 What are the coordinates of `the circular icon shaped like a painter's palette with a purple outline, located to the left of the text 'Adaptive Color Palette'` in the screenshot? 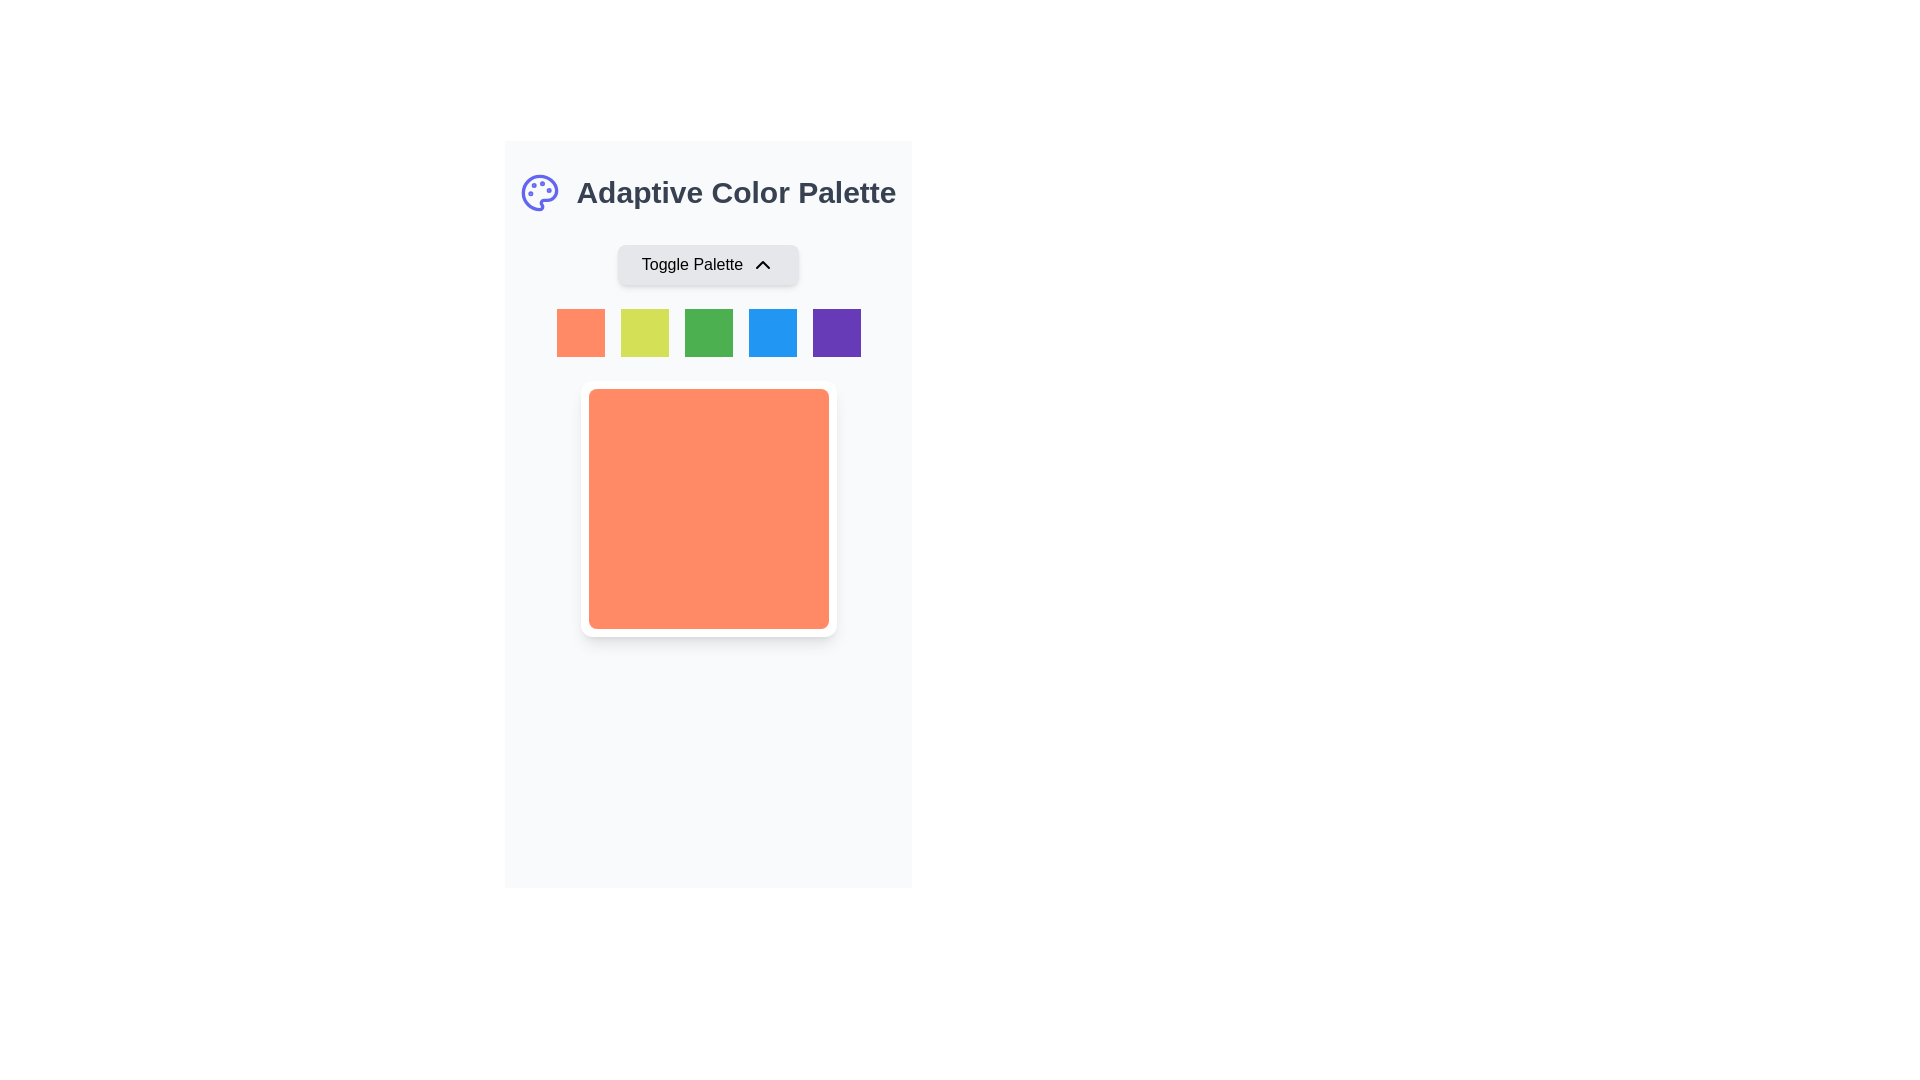 It's located at (540, 192).